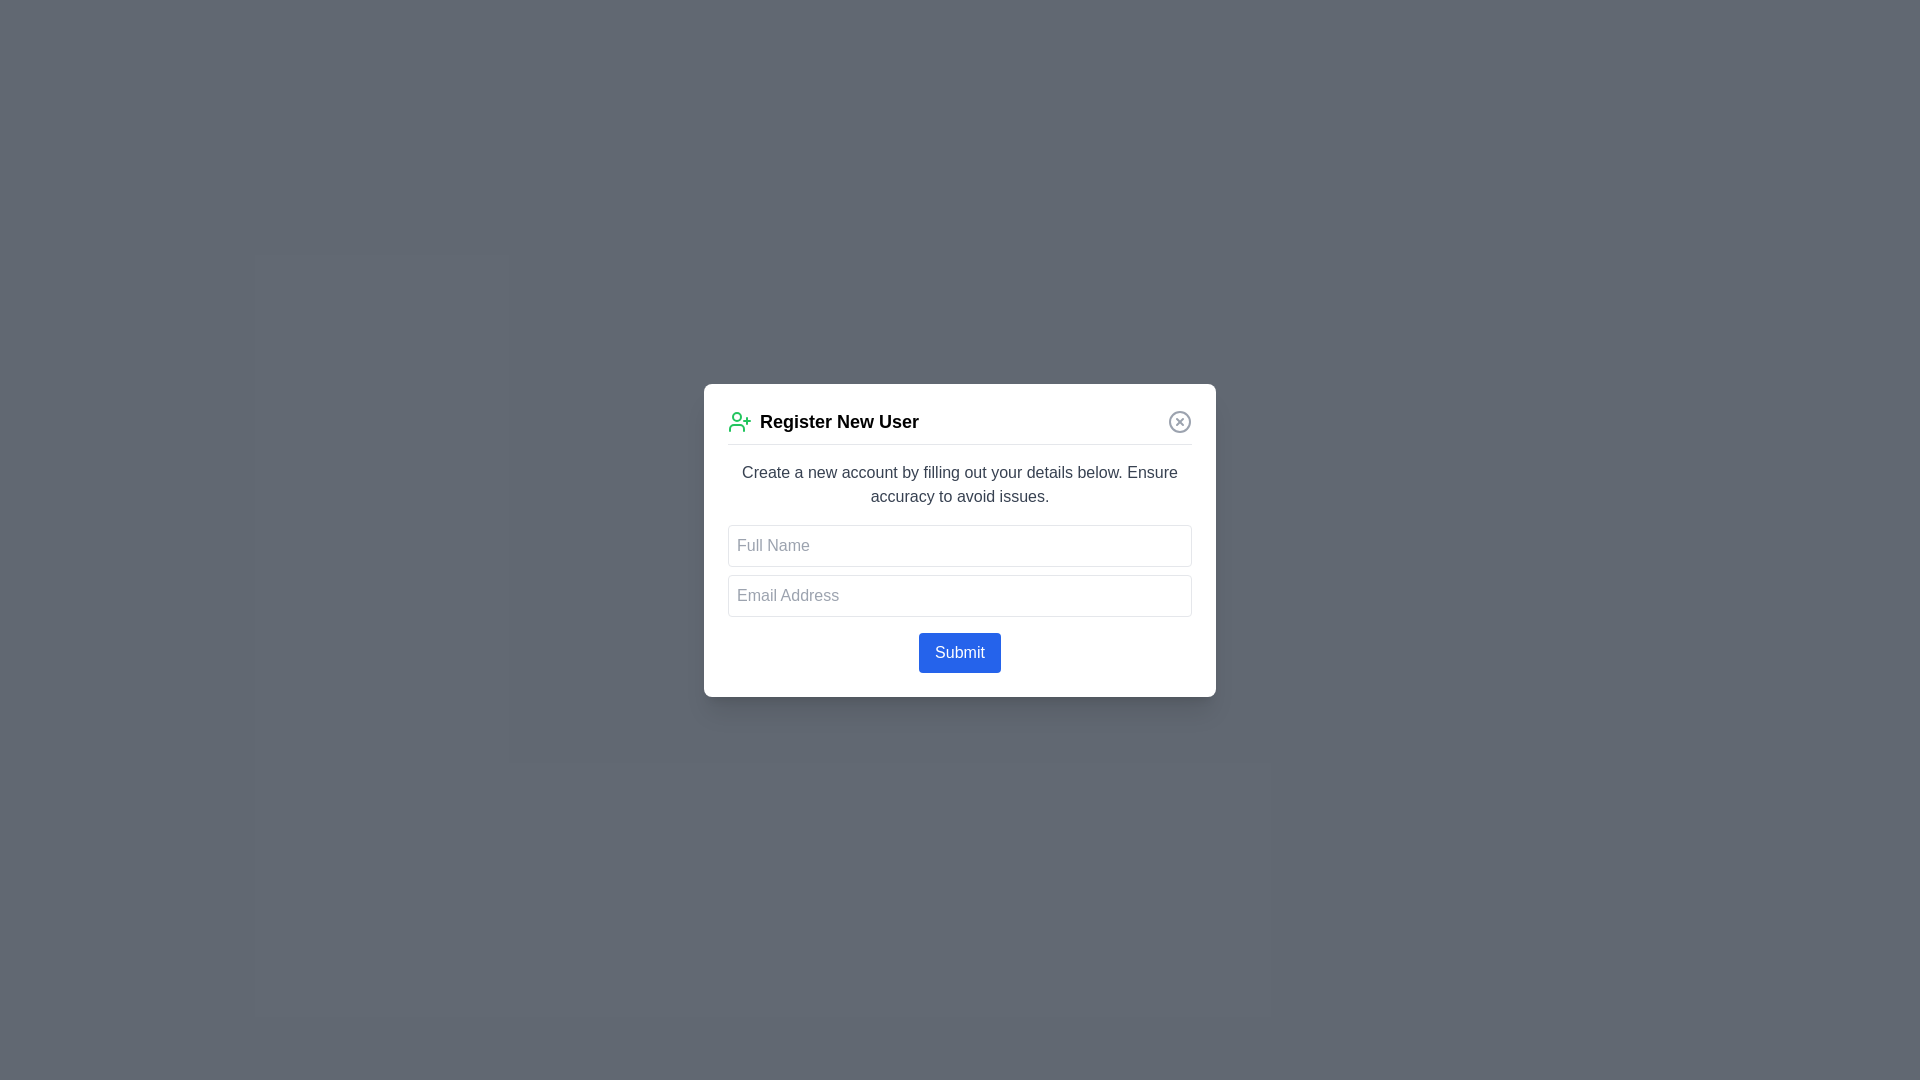 The width and height of the screenshot is (1920, 1080). Describe the element at coordinates (1180, 420) in the screenshot. I see `the close button to dismiss the dialog` at that location.